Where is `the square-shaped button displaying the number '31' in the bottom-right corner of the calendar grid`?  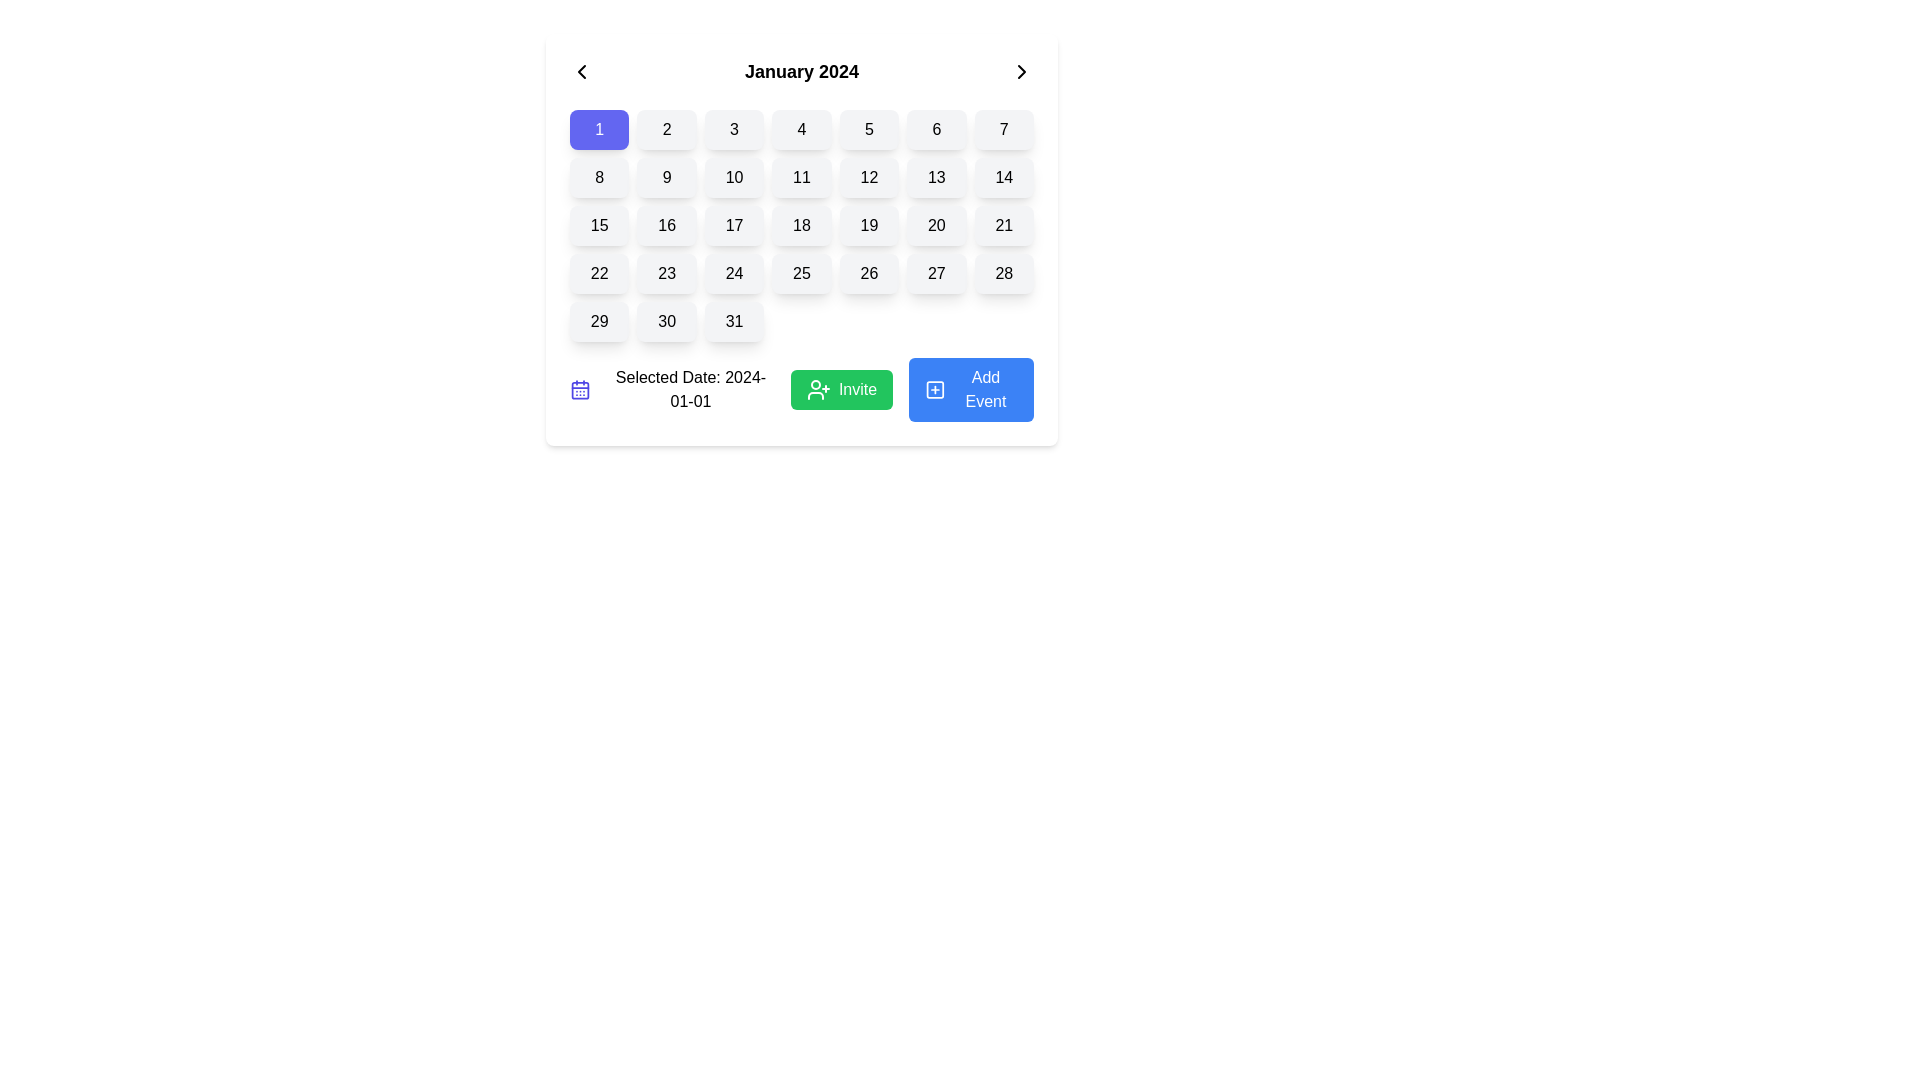
the square-shaped button displaying the number '31' in the bottom-right corner of the calendar grid is located at coordinates (733, 320).